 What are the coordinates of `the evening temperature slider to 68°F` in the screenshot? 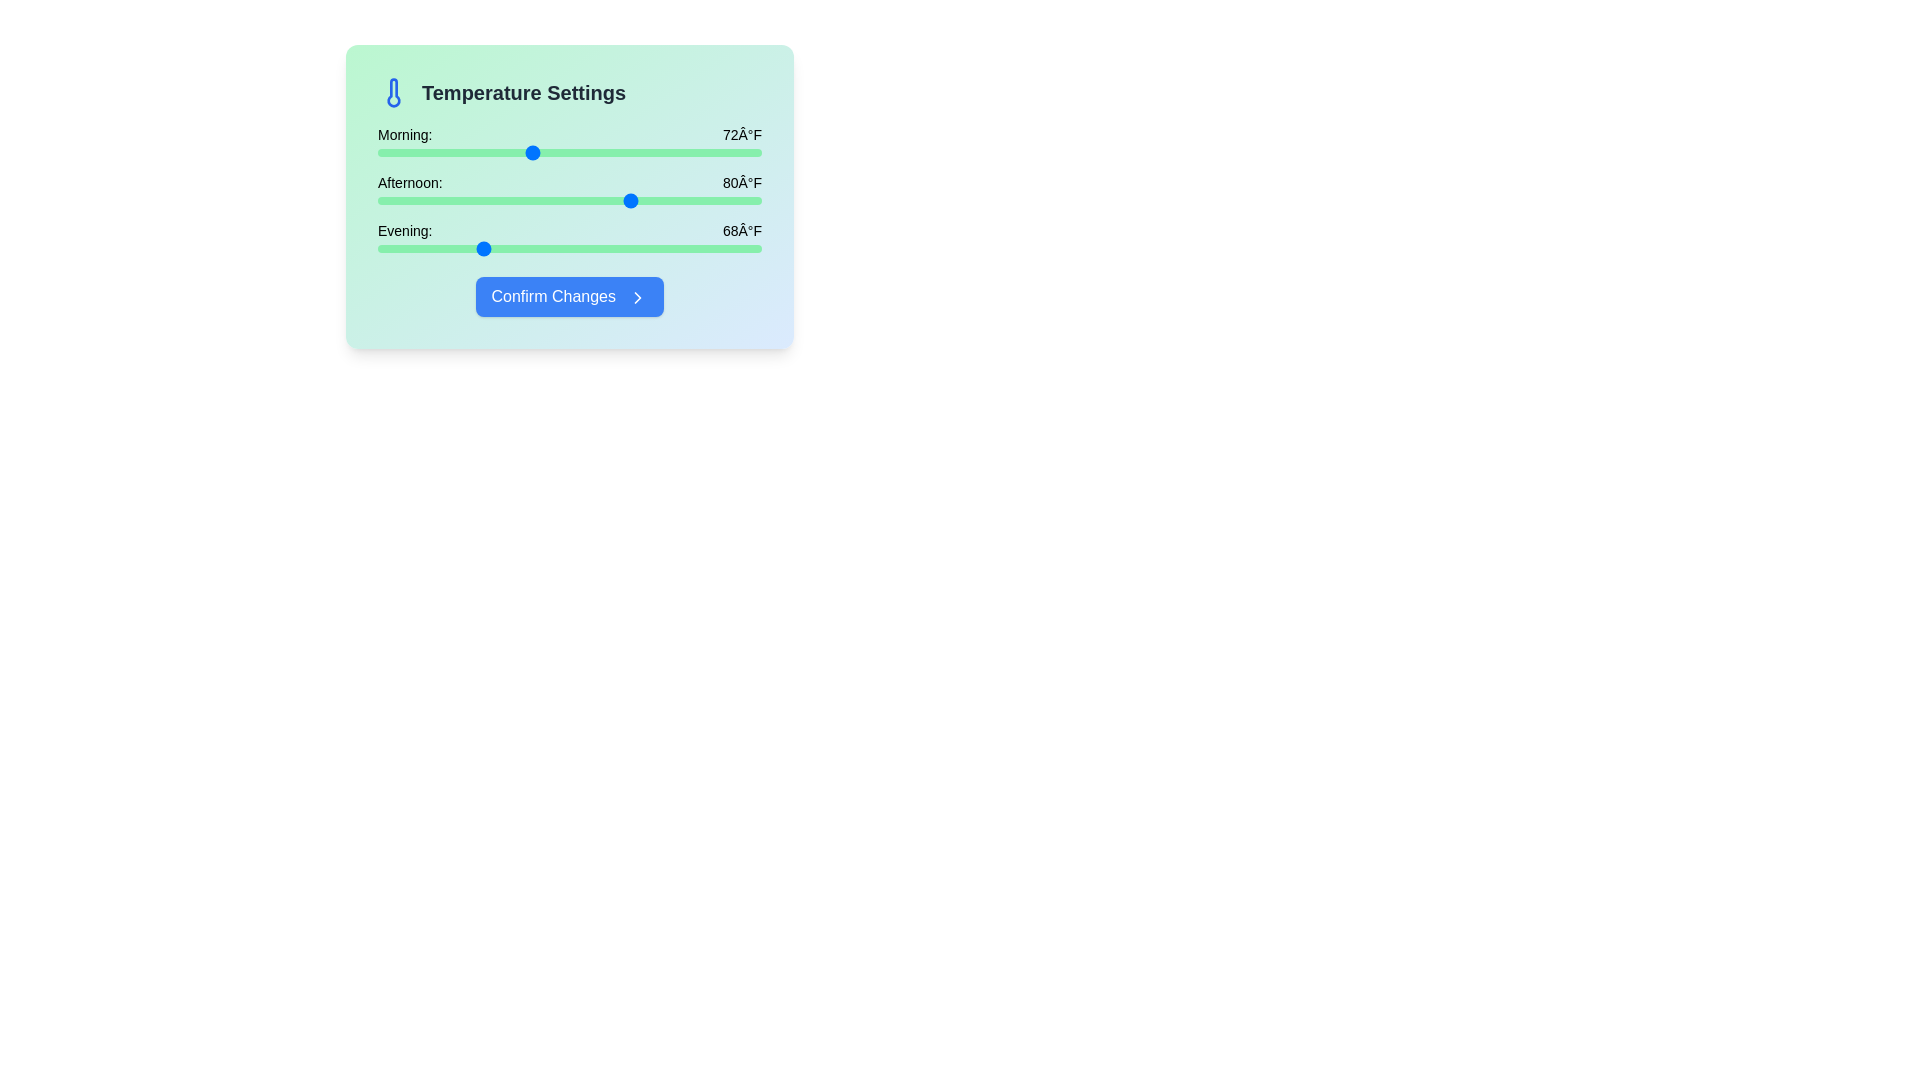 It's located at (480, 248).